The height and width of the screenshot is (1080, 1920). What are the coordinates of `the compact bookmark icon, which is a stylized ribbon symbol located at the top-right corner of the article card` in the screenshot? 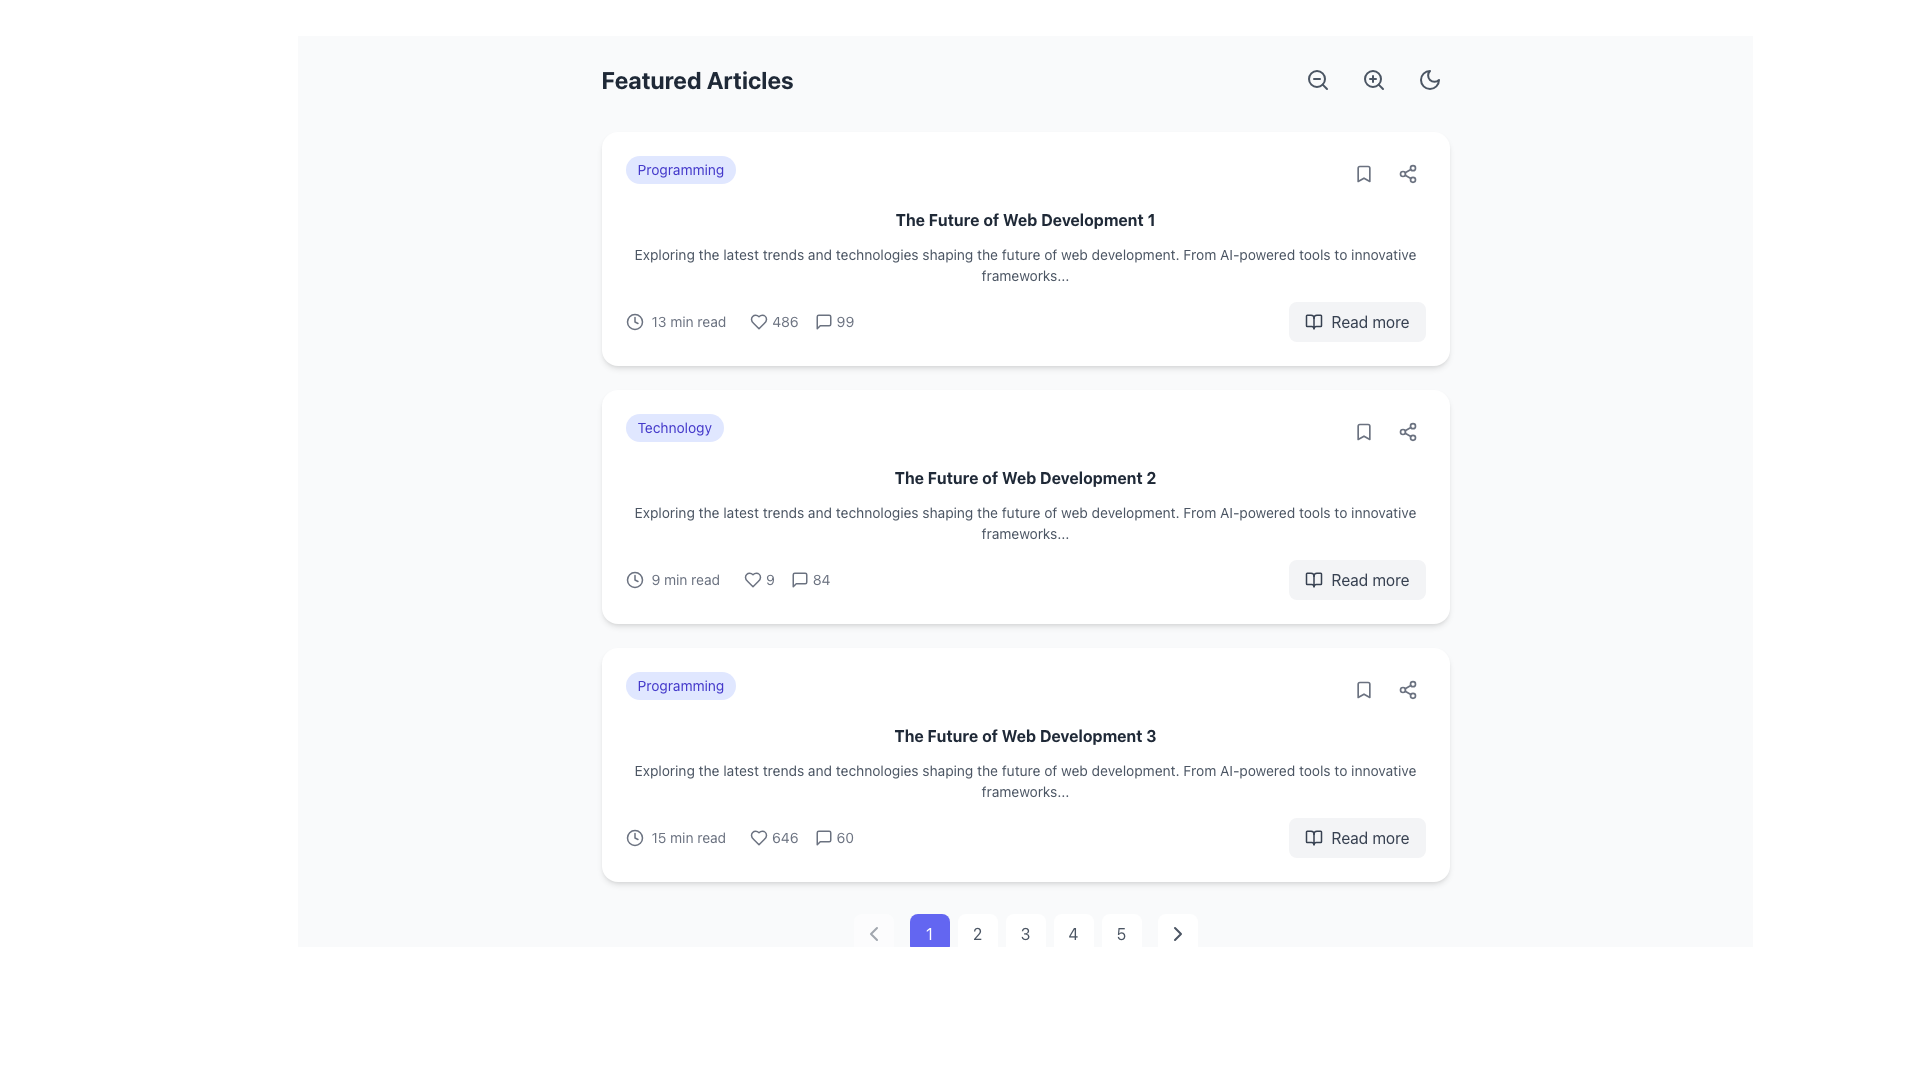 It's located at (1362, 689).